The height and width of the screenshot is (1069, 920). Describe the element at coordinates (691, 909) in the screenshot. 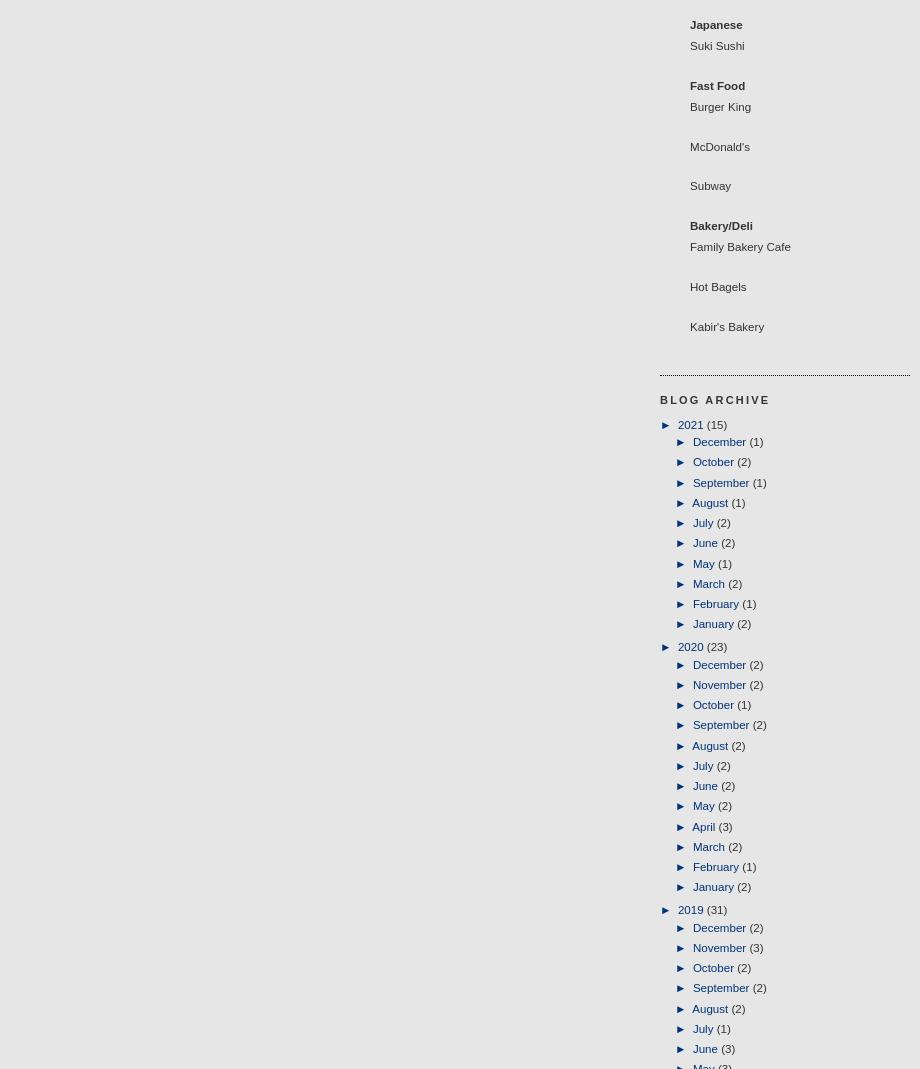

I see `'2019'` at that location.